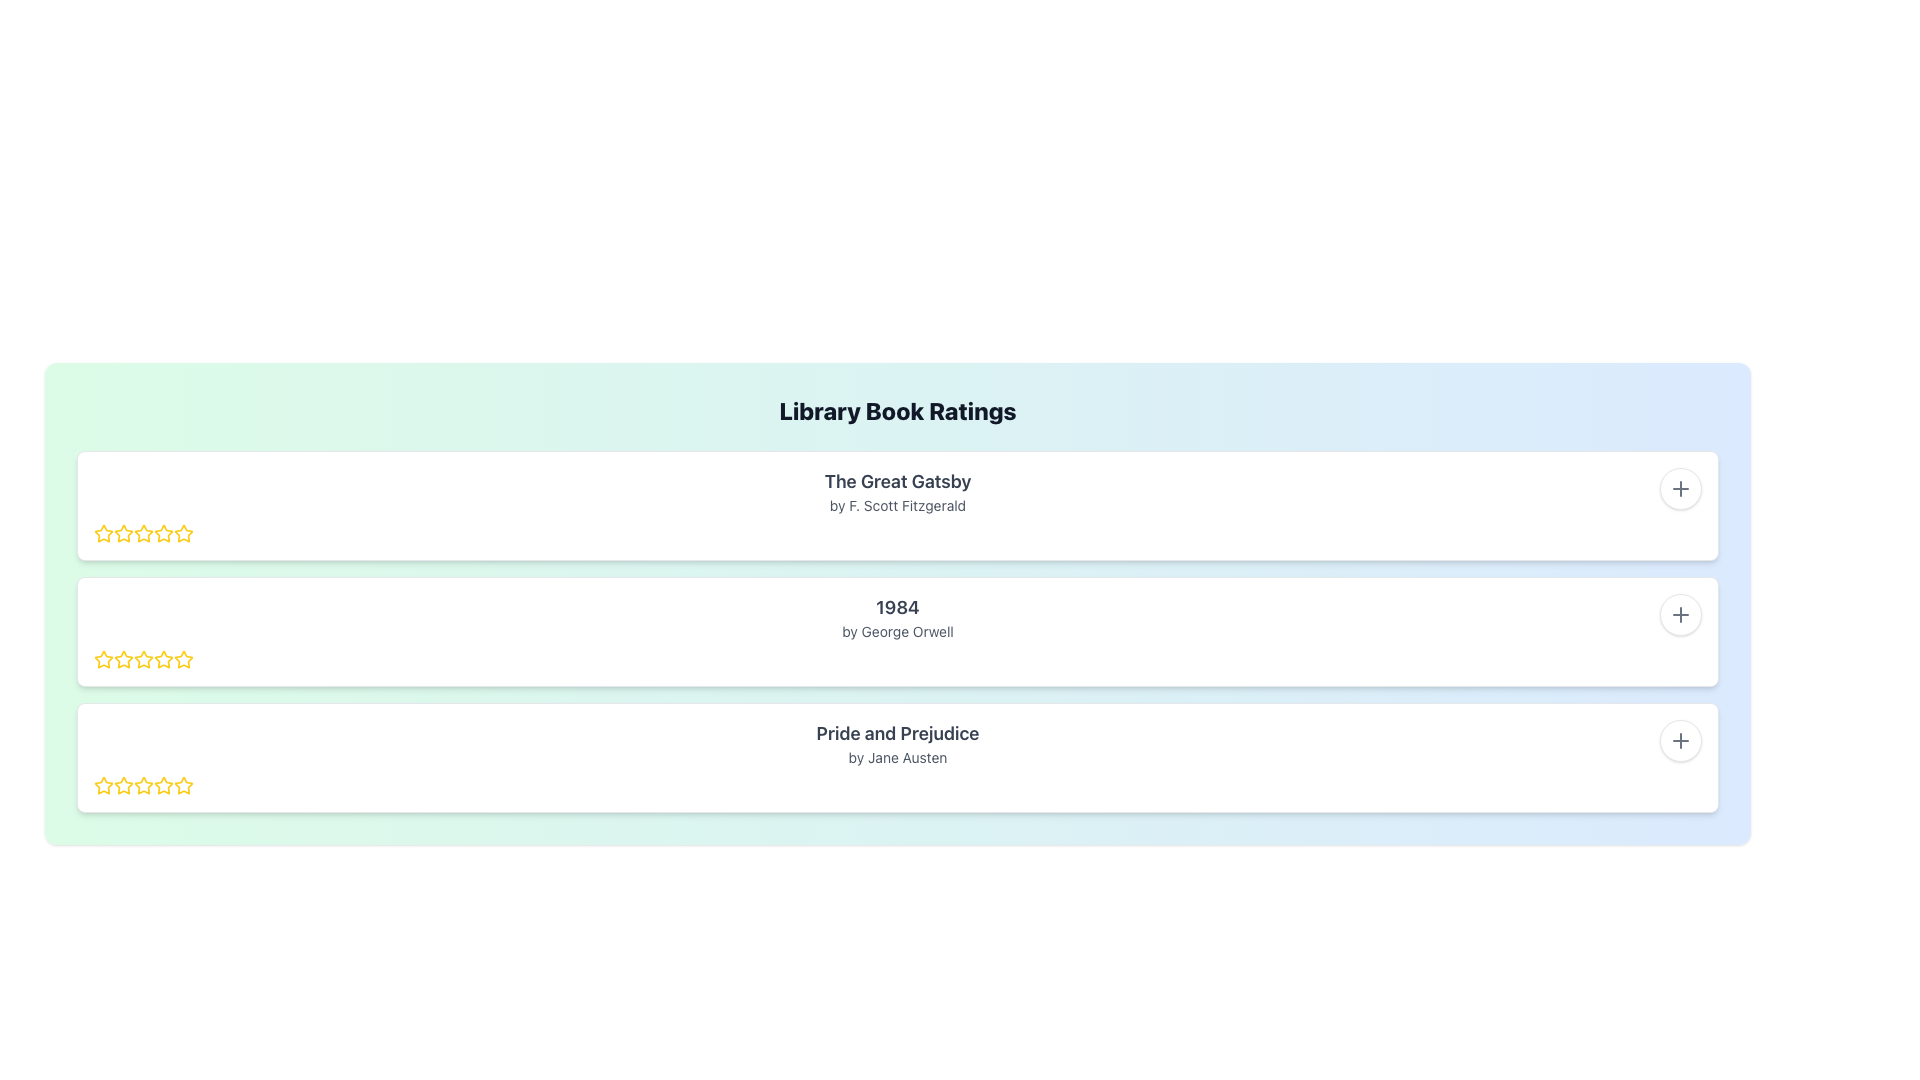 The image size is (1920, 1080). Describe the element at coordinates (143, 659) in the screenshot. I see `the second rating star icon with a yellow border to provide a rating for the book '1984' by George Orwell` at that location.